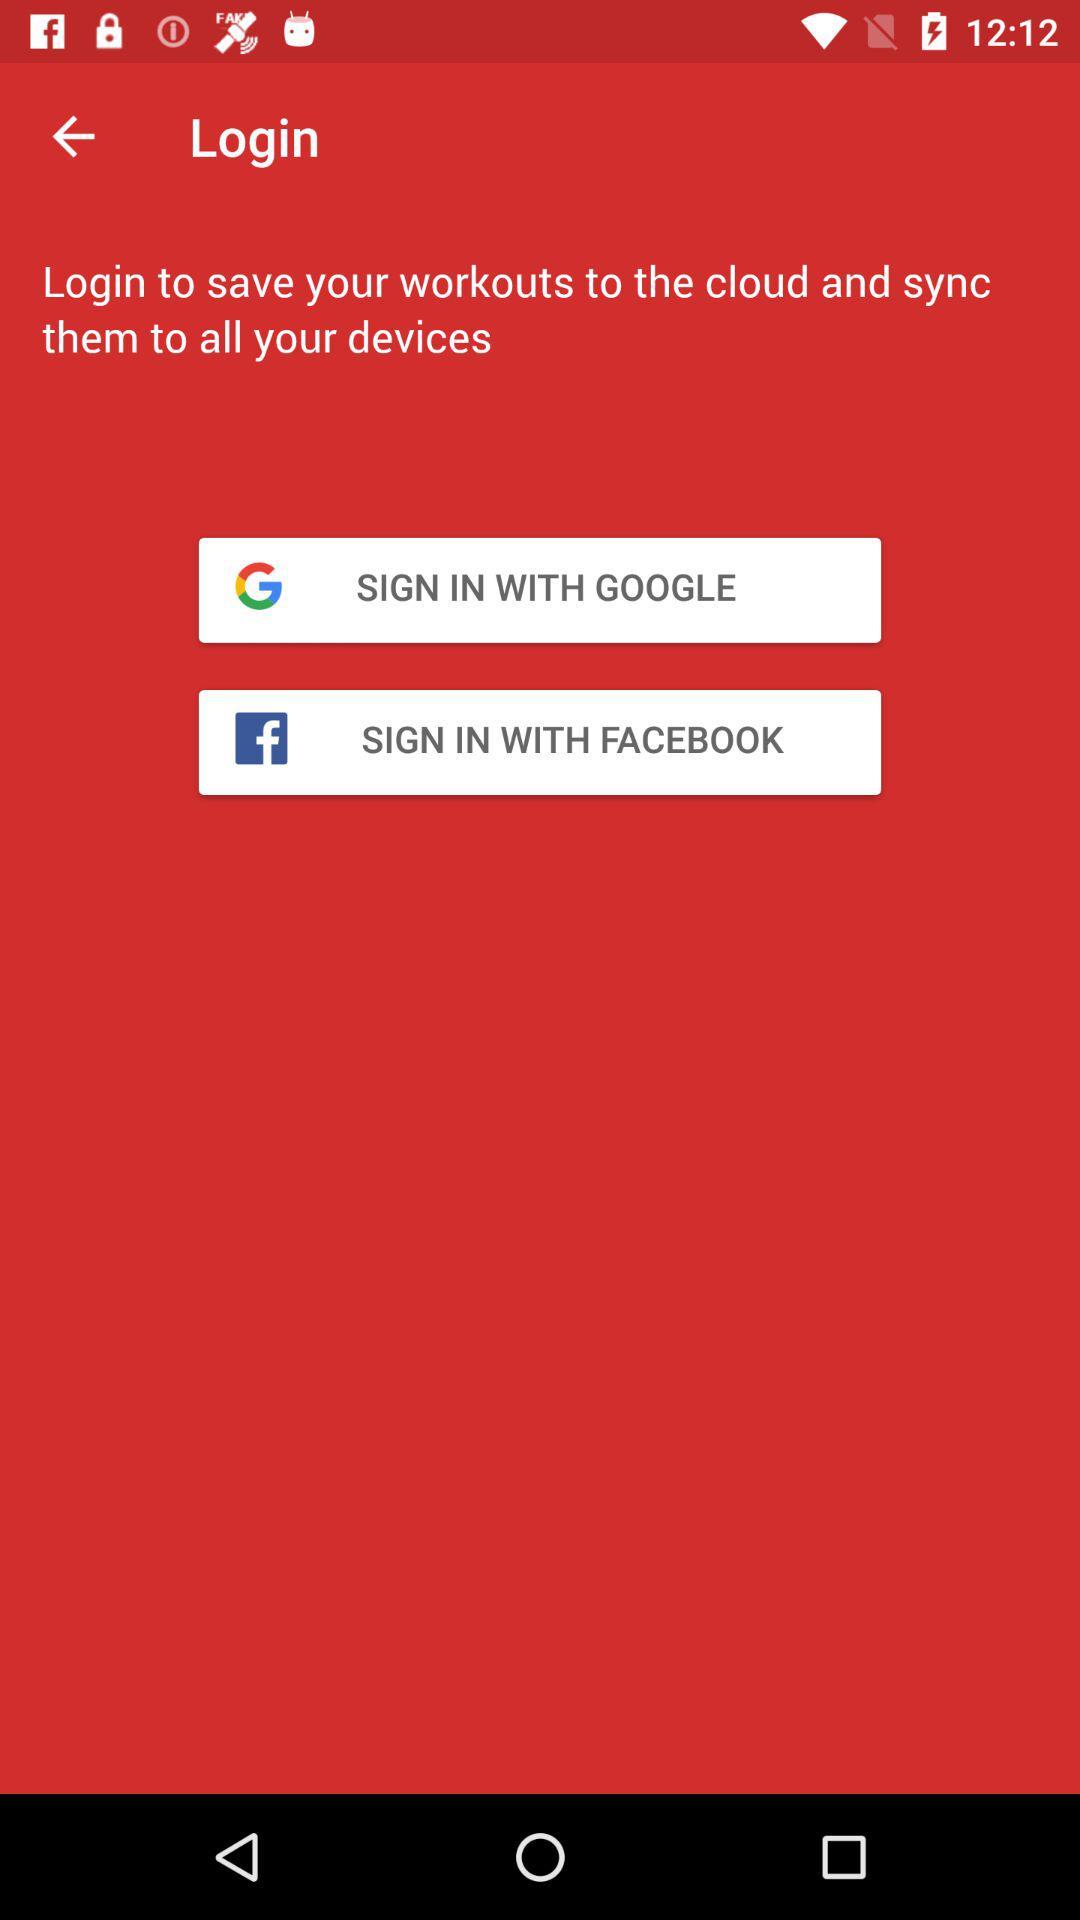 The image size is (1080, 1920). Describe the element at coordinates (72, 135) in the screenshot. I see `the item to the left of the login item` at that location.